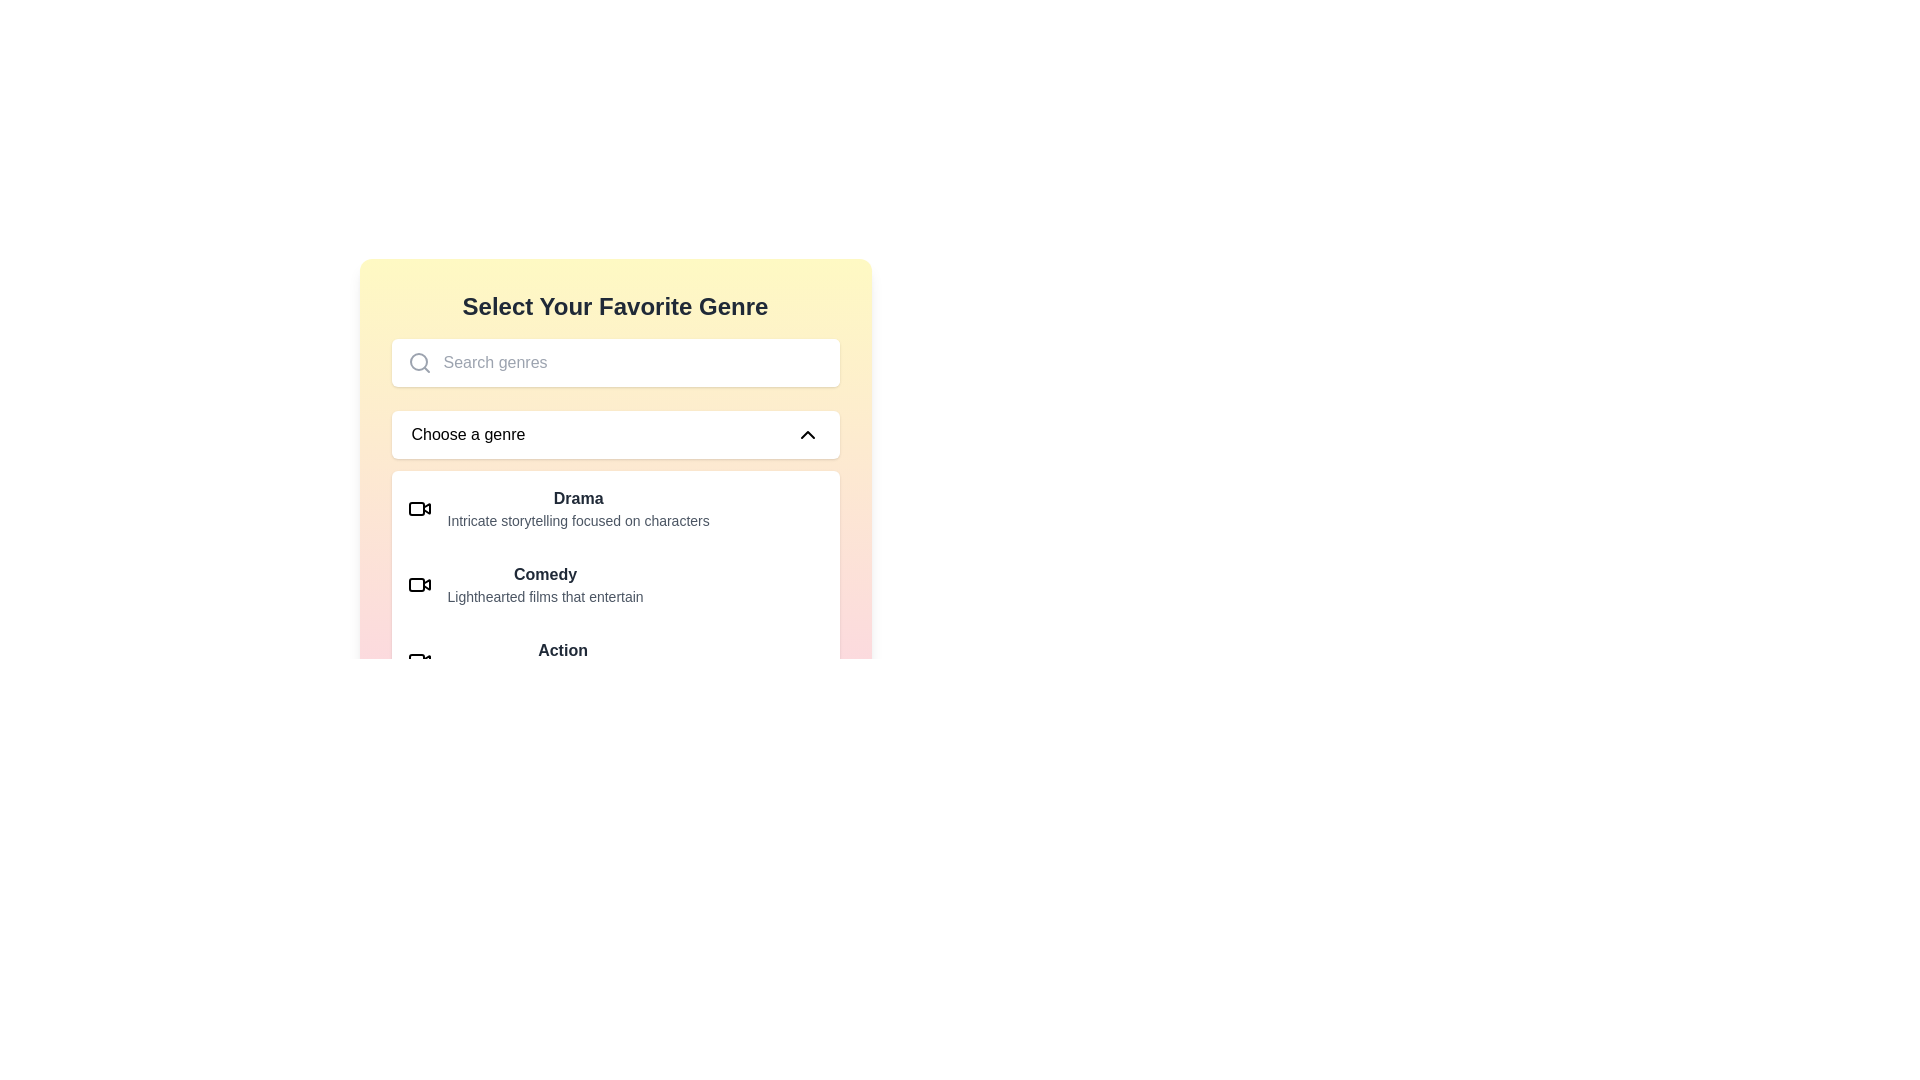  What do you see at coordinates (417, 362) in the screenshot?
I see `the central circular part of the search icon, which is part of the graphical representation of a magnifying glass located towards the top-left side of the interface` at bounding box center [417, 362].